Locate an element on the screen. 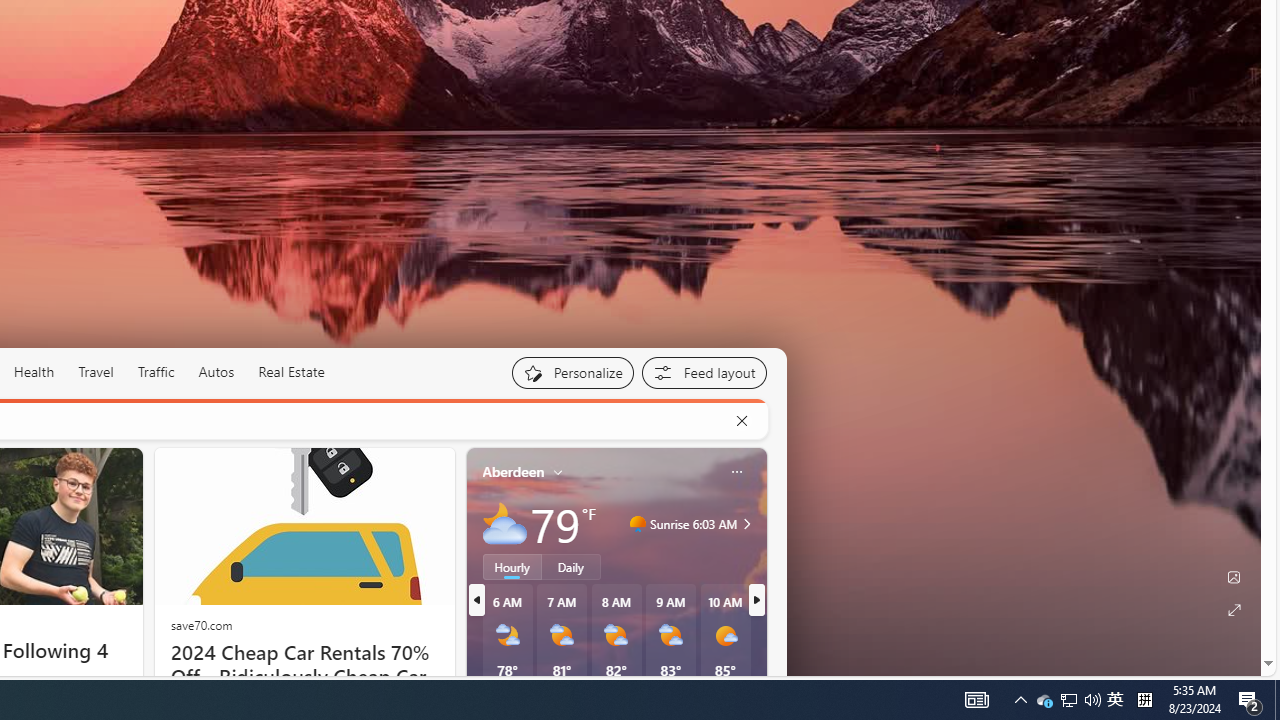  'Mostly cloudy' is located at coordinates (504, 522).